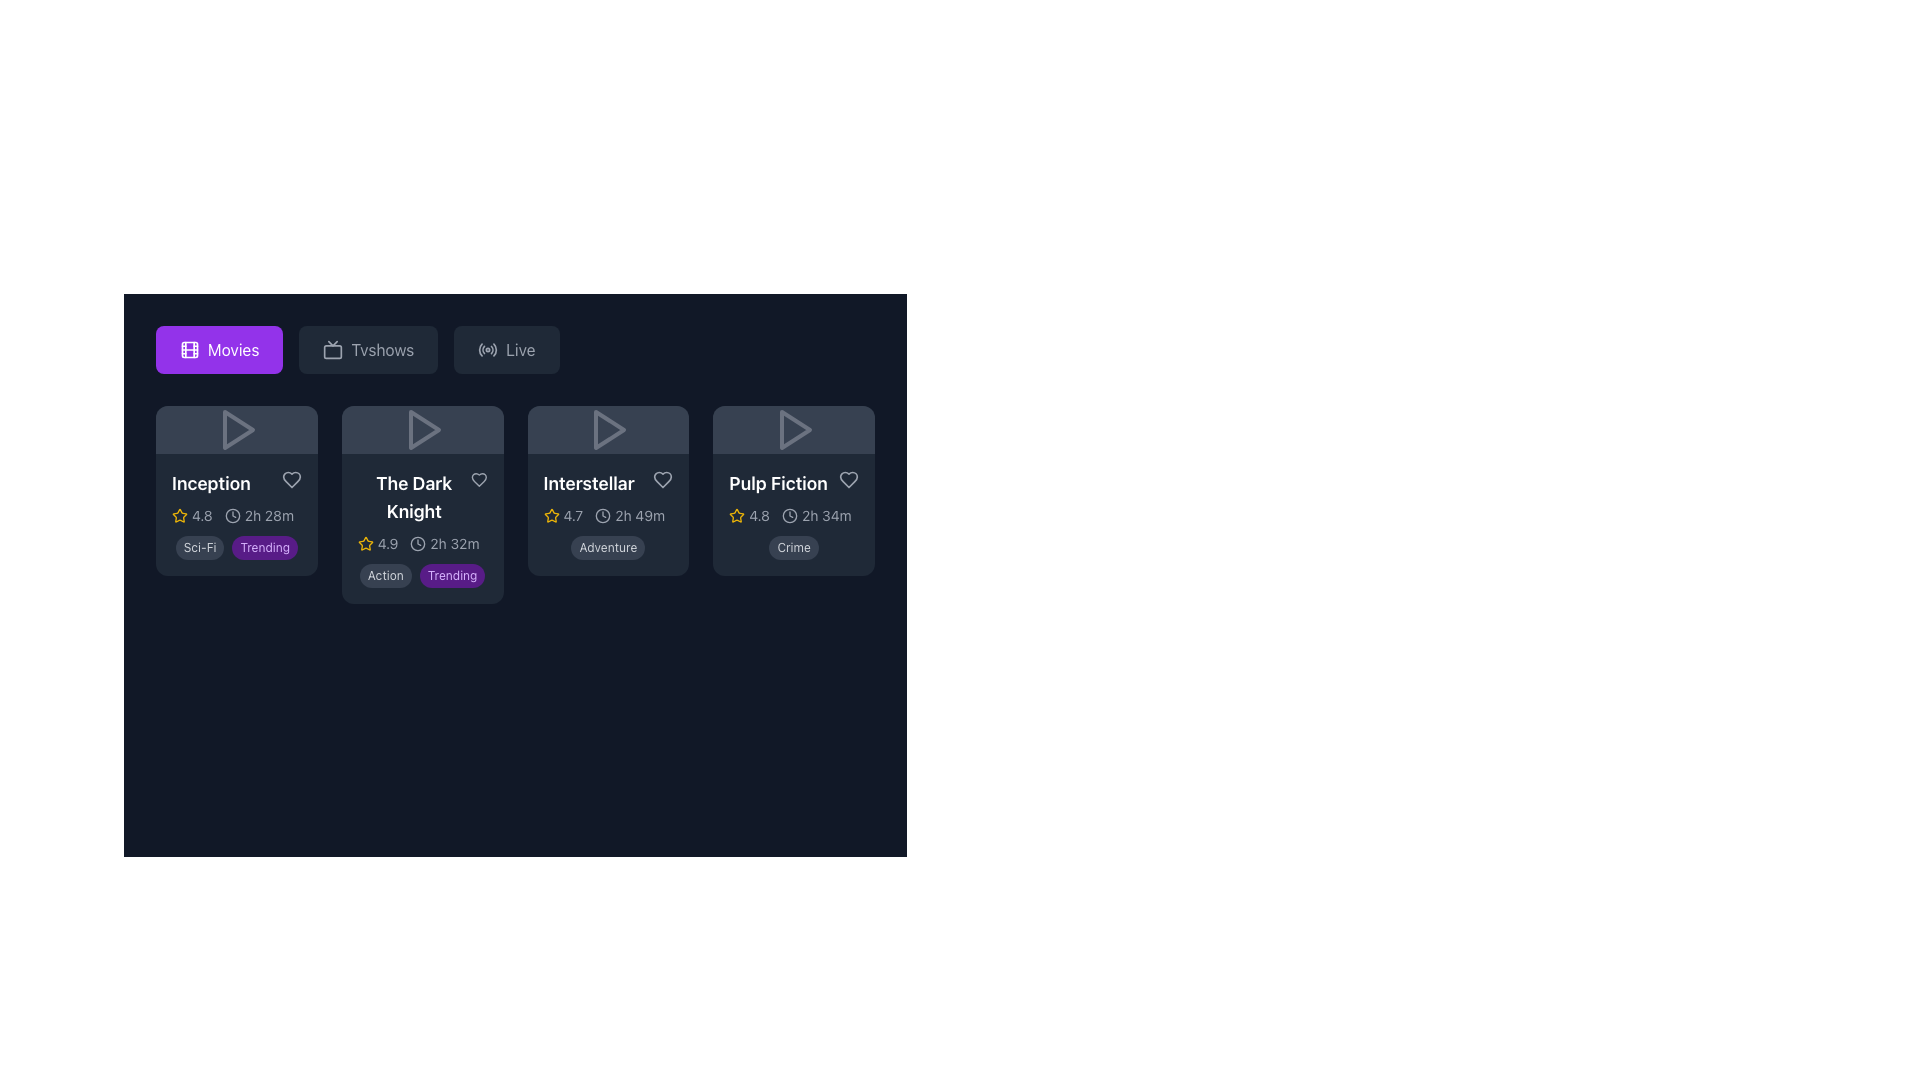  I want to click on the small, pill-shaped badge labeled 'Trending' which is positioned to the right of the 'Sci-Fi' badge at the bottom-left corner of the movie 'Inception' card, so click(264, 547).